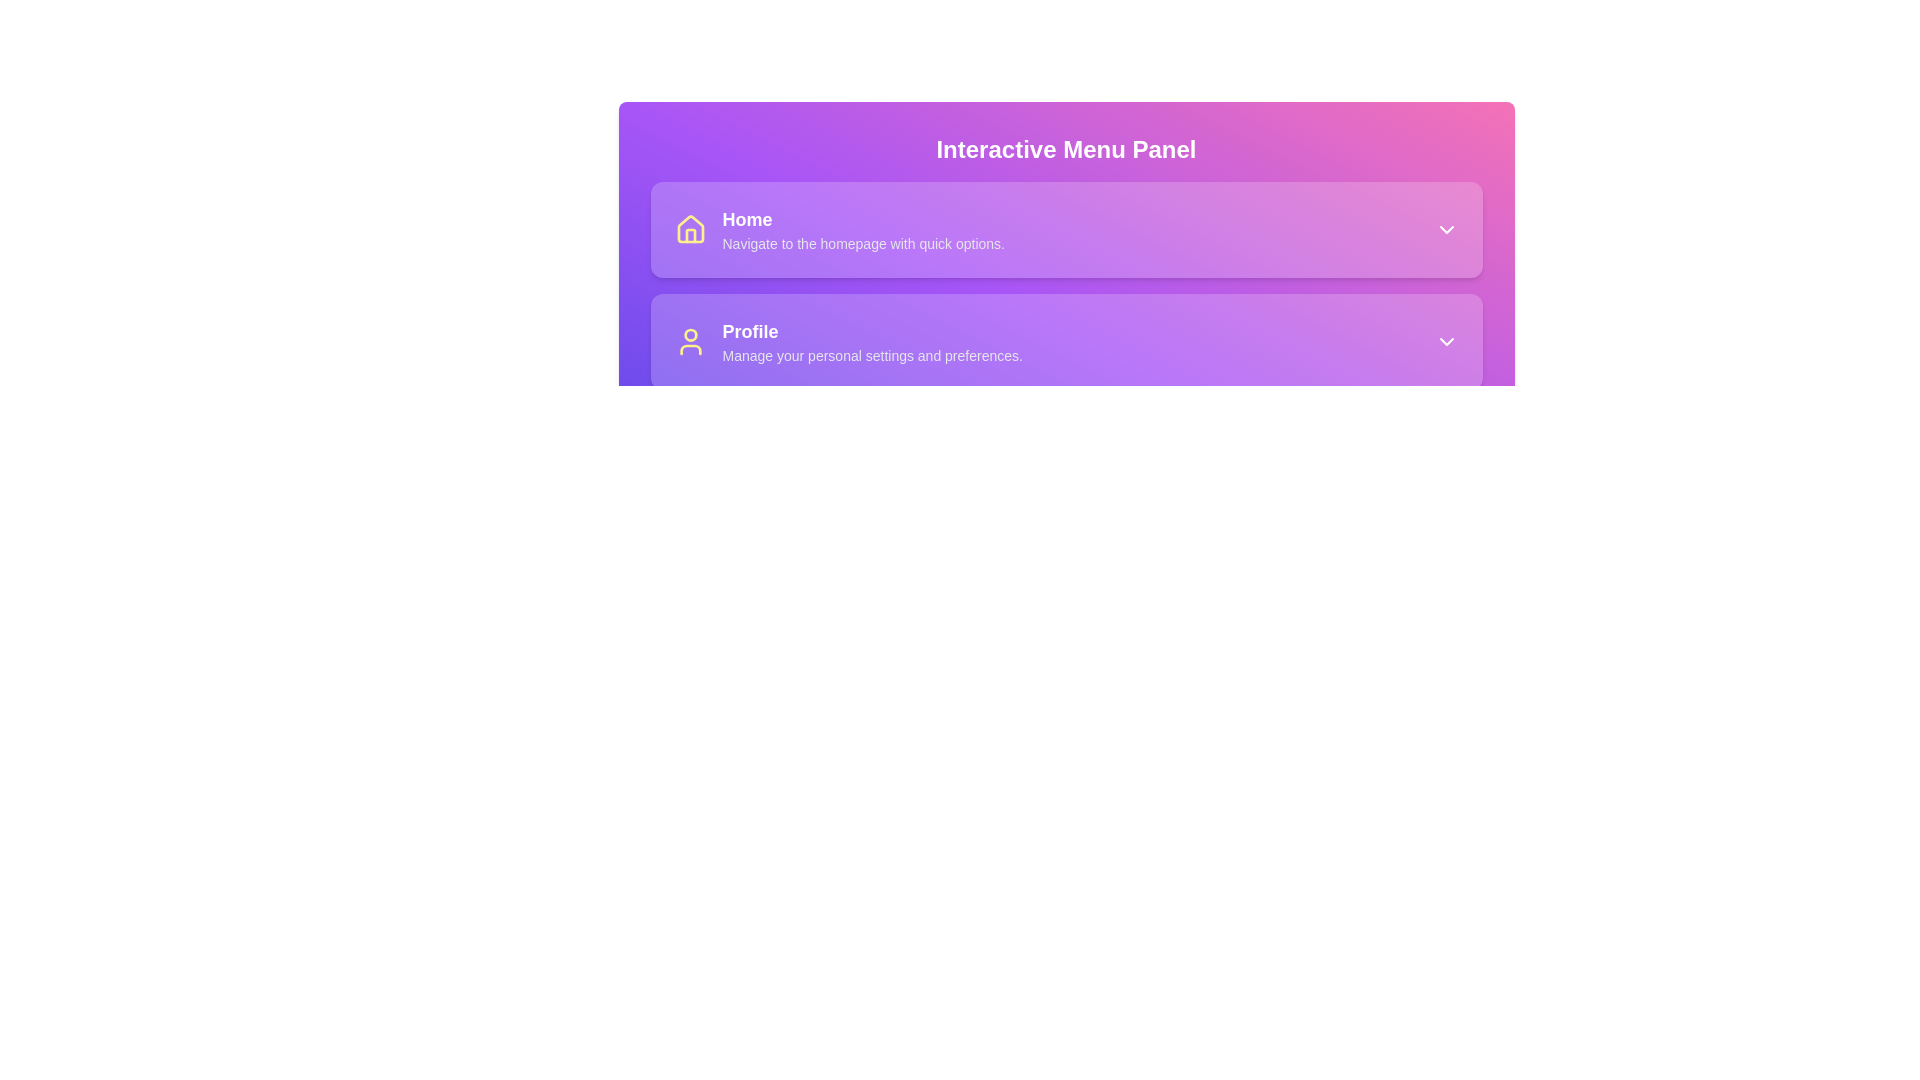 This screenshot has height=1080, width=1920. Describe the element at coordinates (690, 334) in the screenshot. I see `the decorative SVG circle that represents the head of the person in the user icon, which is part of the 'Profile' section` at that location.